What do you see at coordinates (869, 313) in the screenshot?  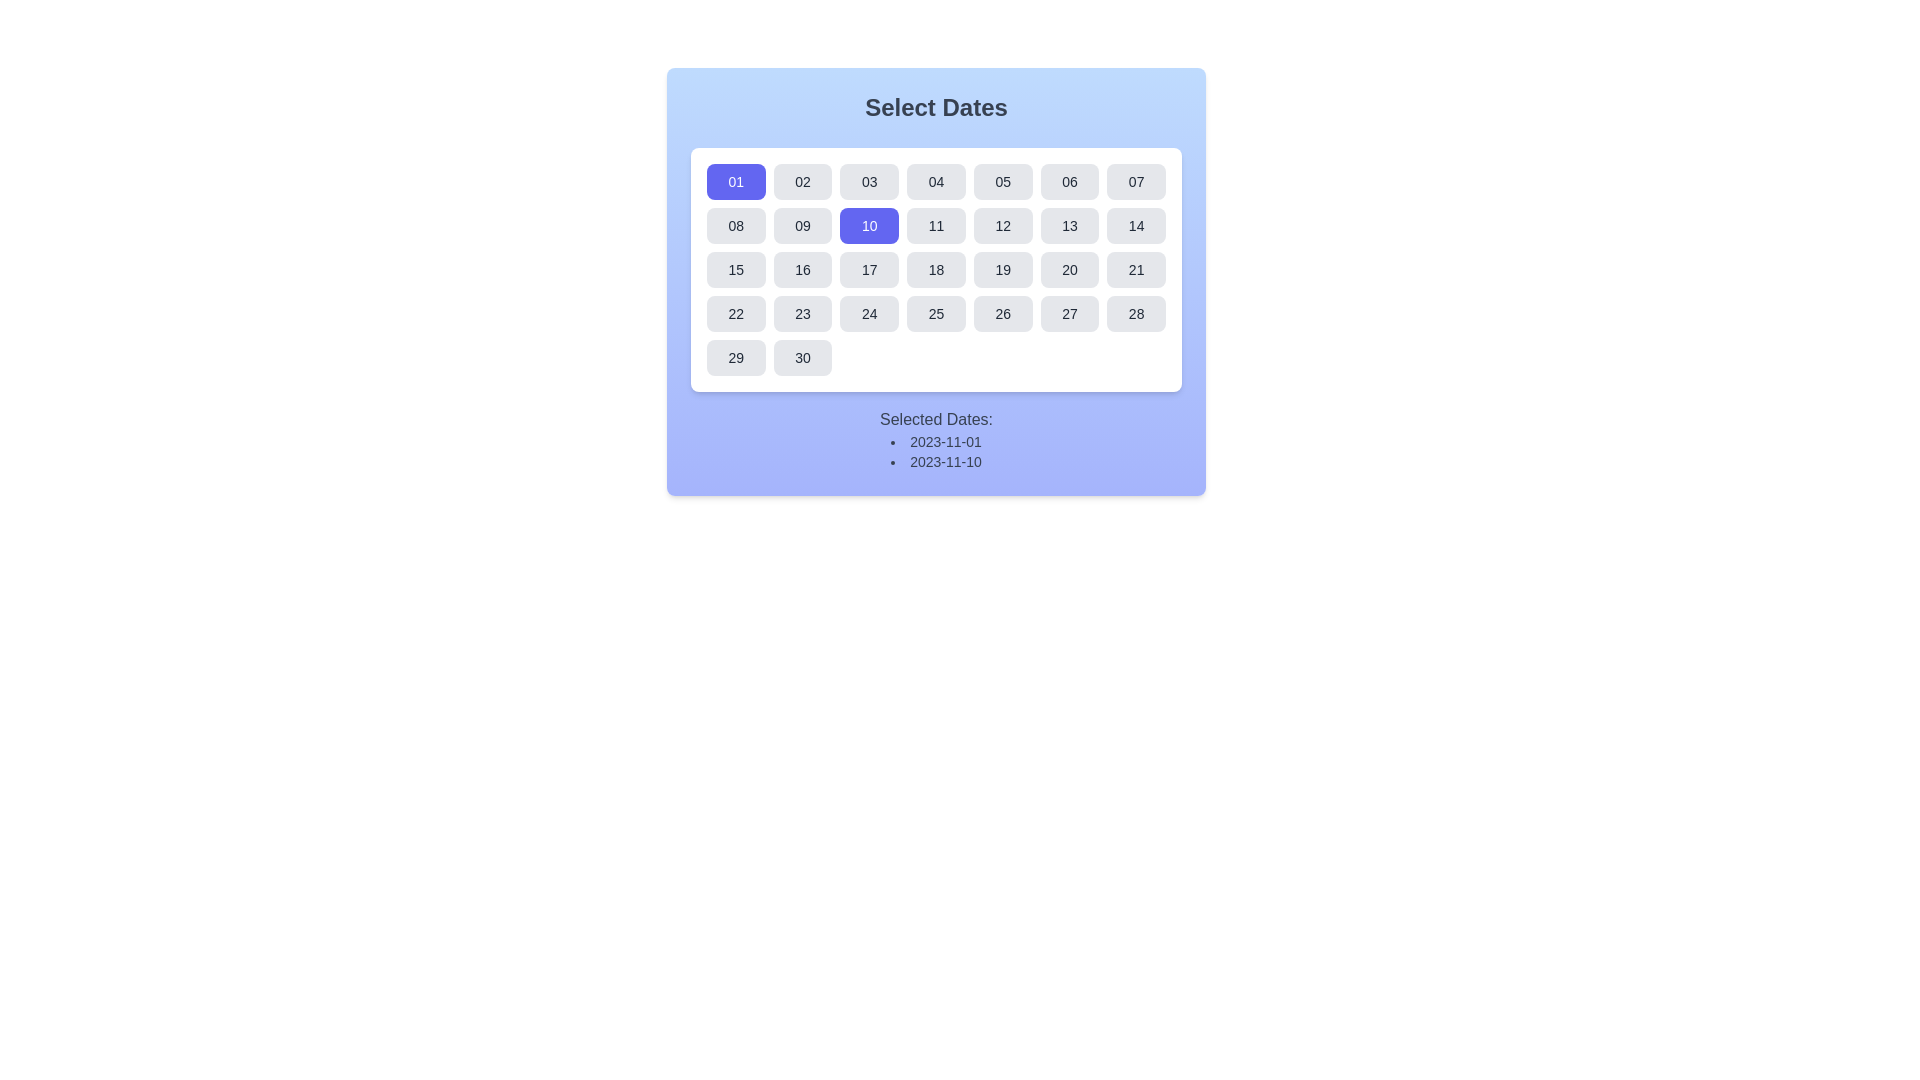 I see `the button representing the date '24' in the calendar interface` at bounding box center [869, 313].